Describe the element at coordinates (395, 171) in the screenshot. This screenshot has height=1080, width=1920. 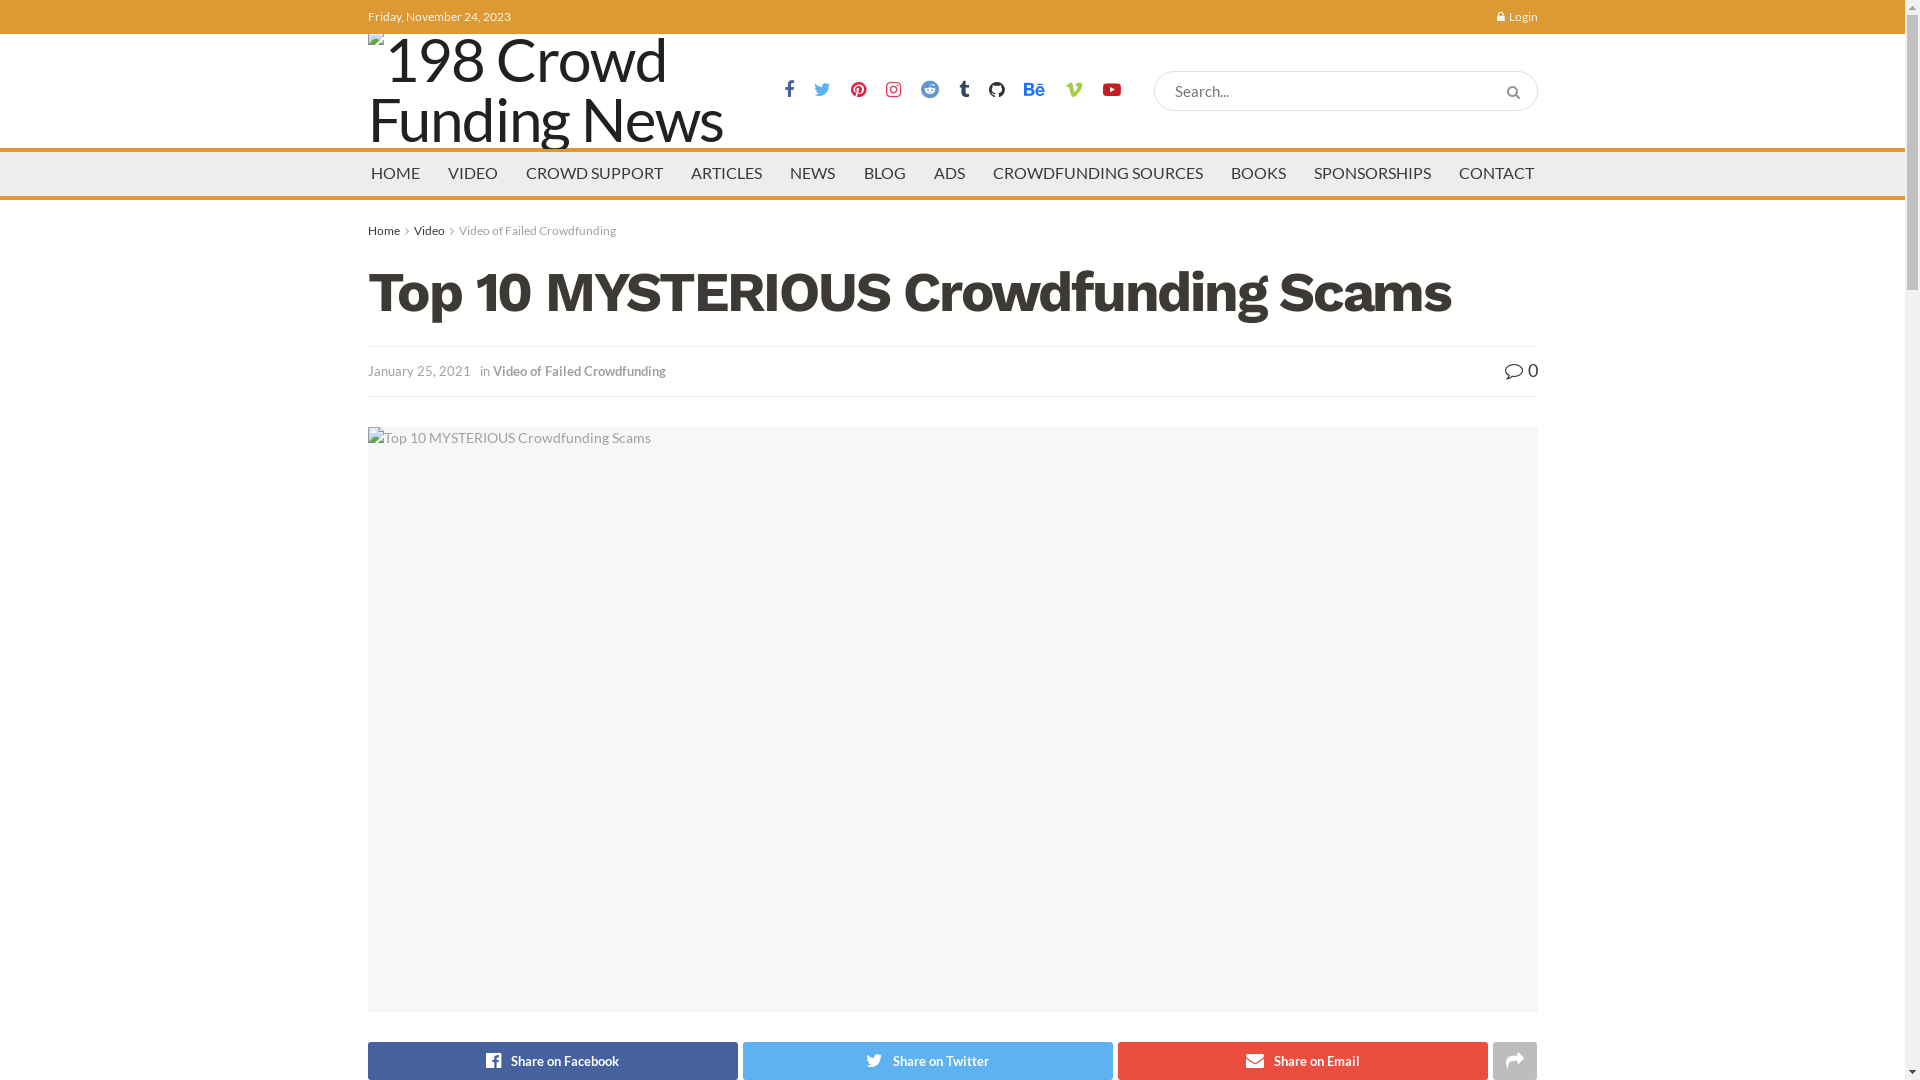
I see `'HOME'` at that location.